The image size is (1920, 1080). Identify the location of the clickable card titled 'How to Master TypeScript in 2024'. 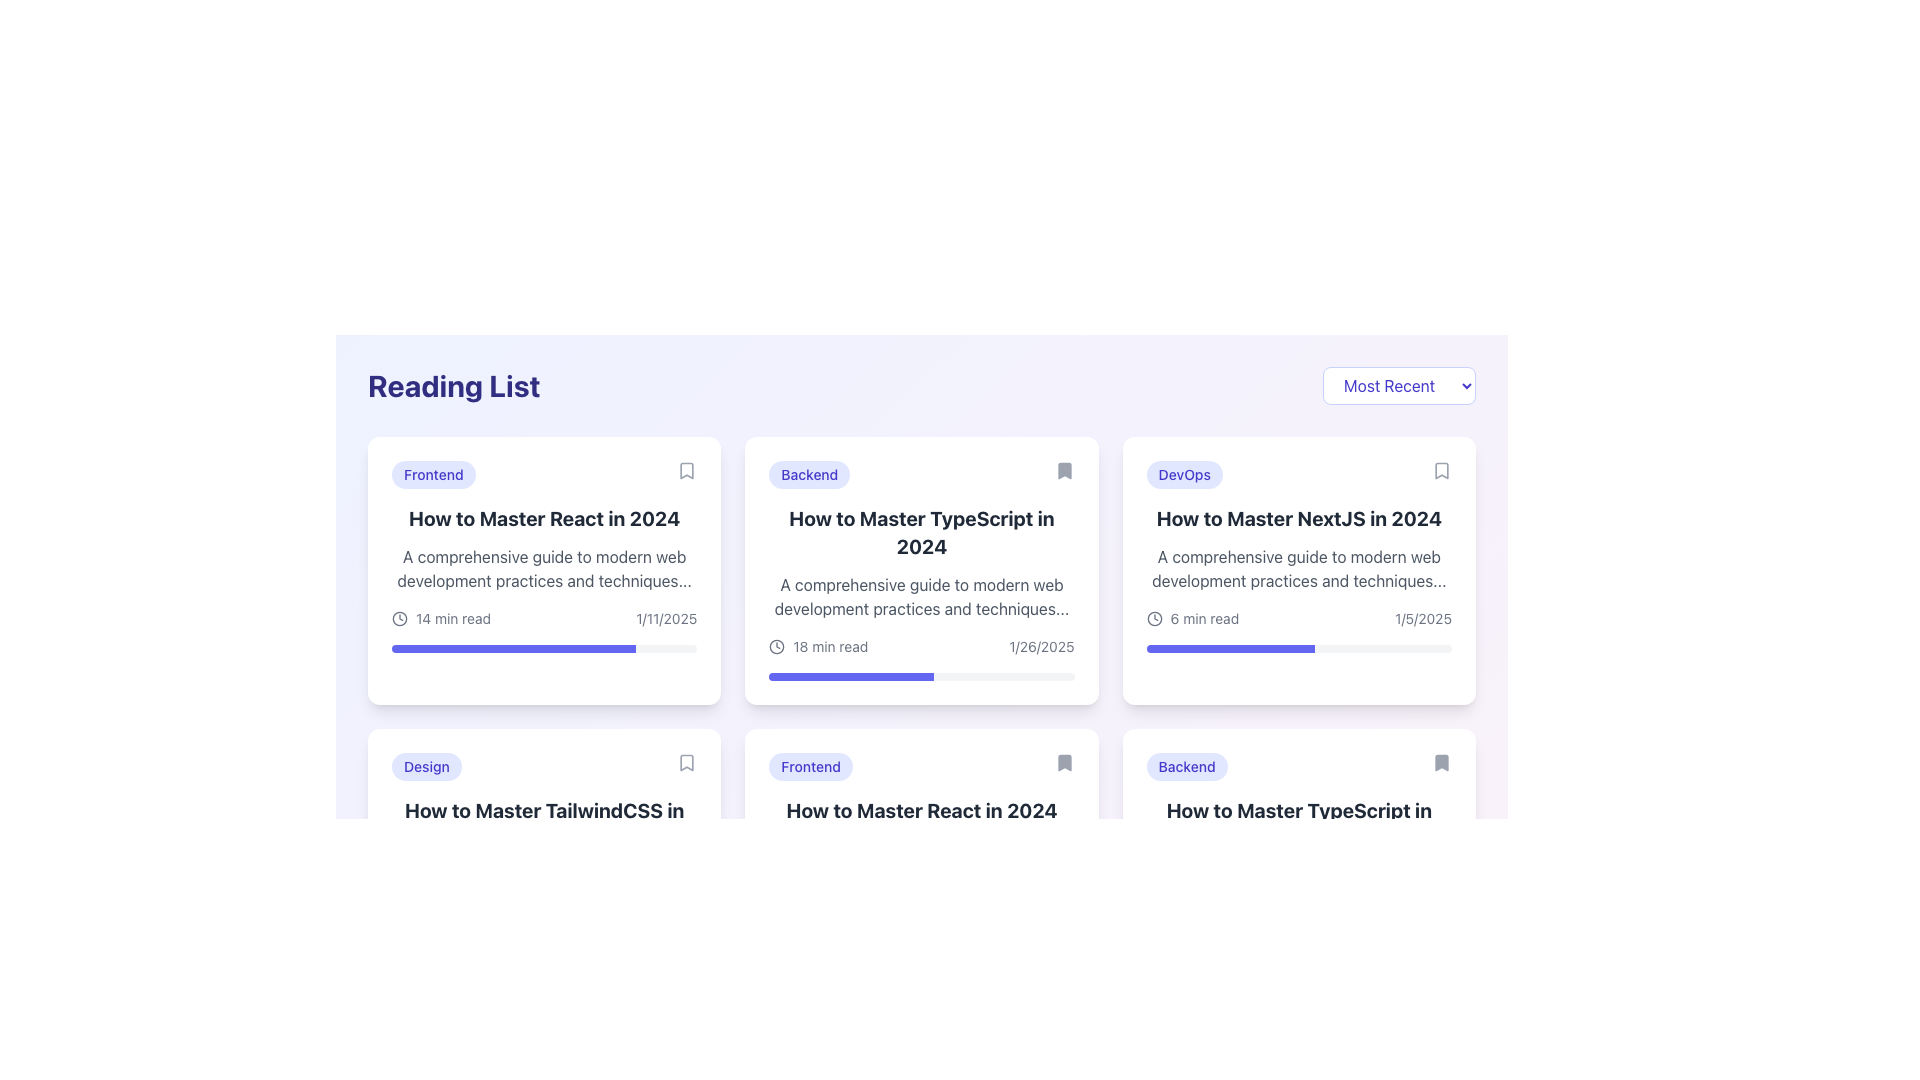
(920, 570).